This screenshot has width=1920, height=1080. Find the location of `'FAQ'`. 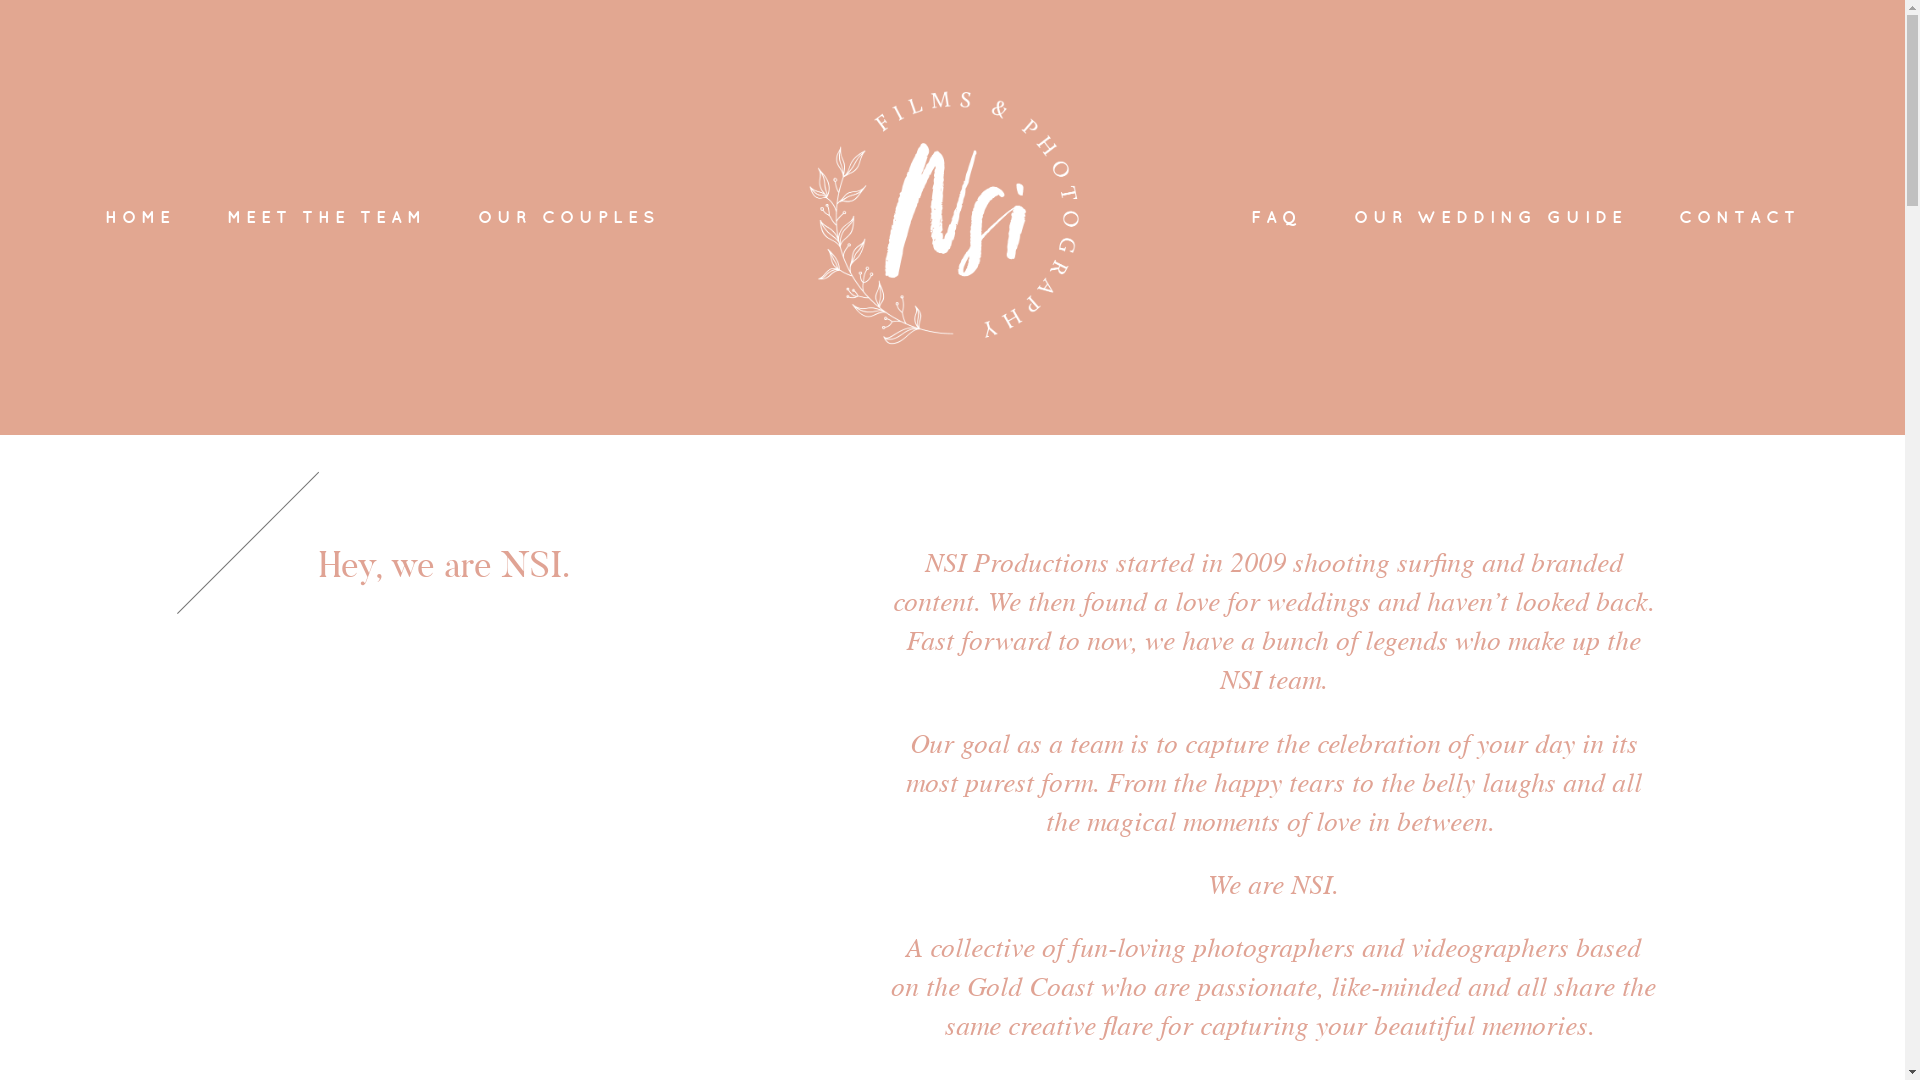

'FAQ' is located at coordinates (1275, 217).